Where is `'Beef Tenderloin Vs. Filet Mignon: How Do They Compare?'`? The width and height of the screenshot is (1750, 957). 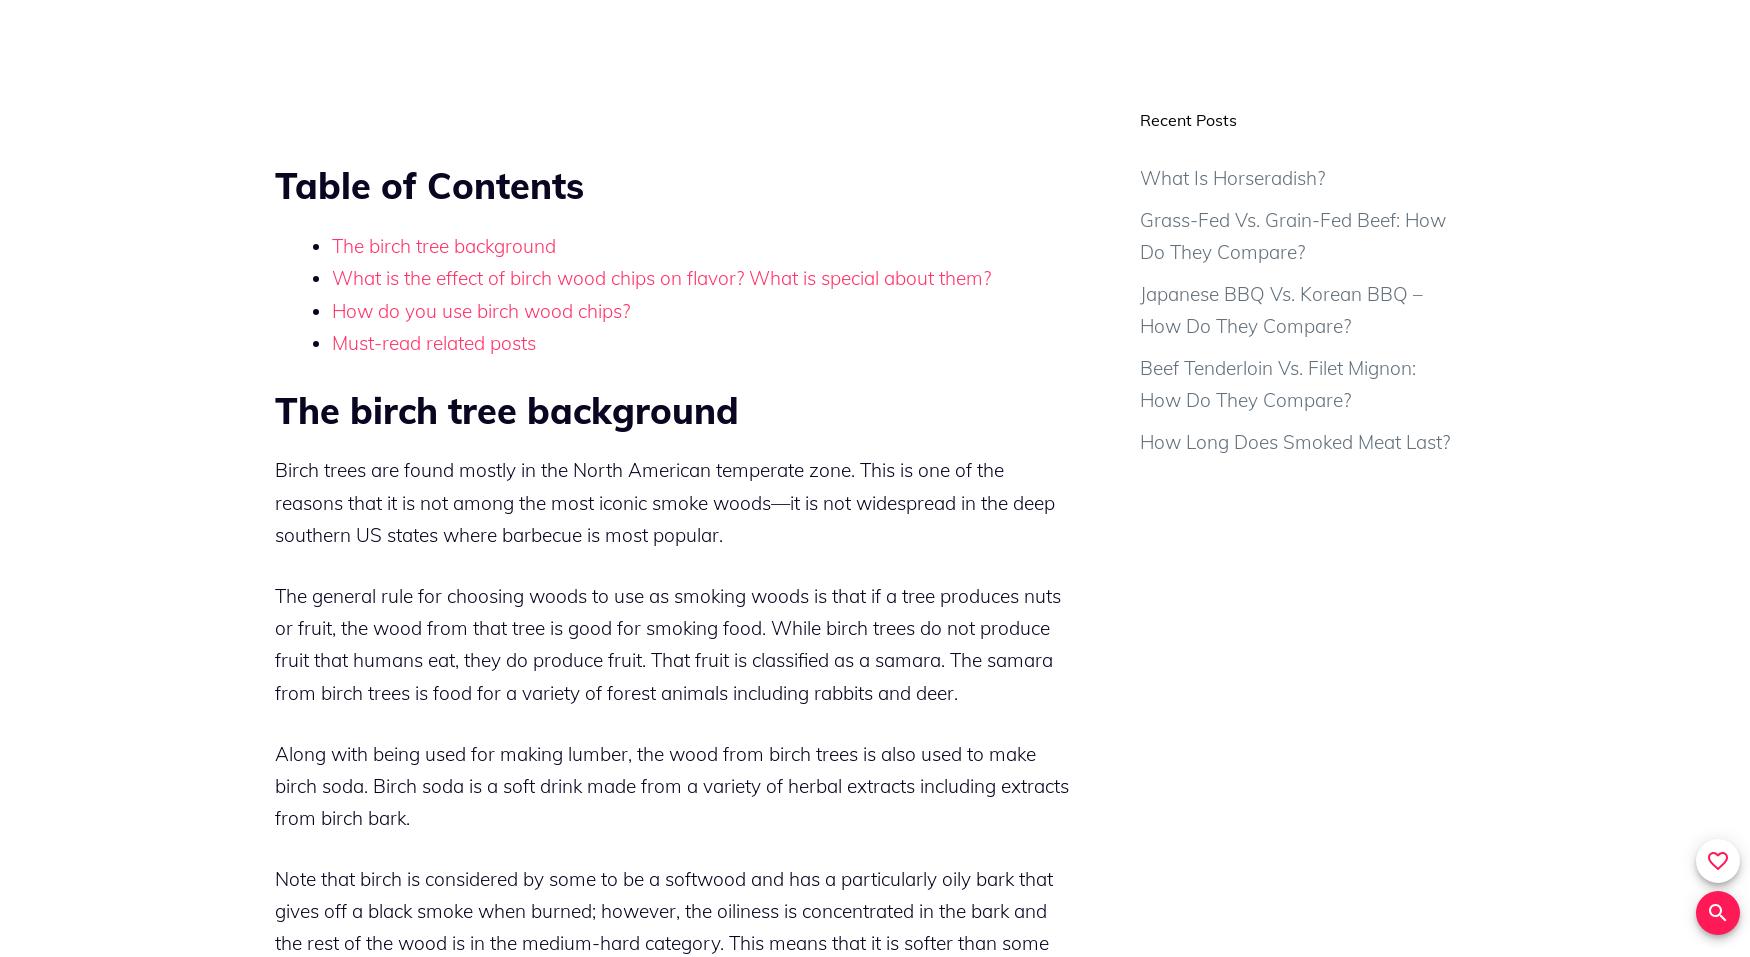
'Beef Tenderloin Vs. Filet Mignon: How Do They Compare?' is located at coordinates (1277, 383).